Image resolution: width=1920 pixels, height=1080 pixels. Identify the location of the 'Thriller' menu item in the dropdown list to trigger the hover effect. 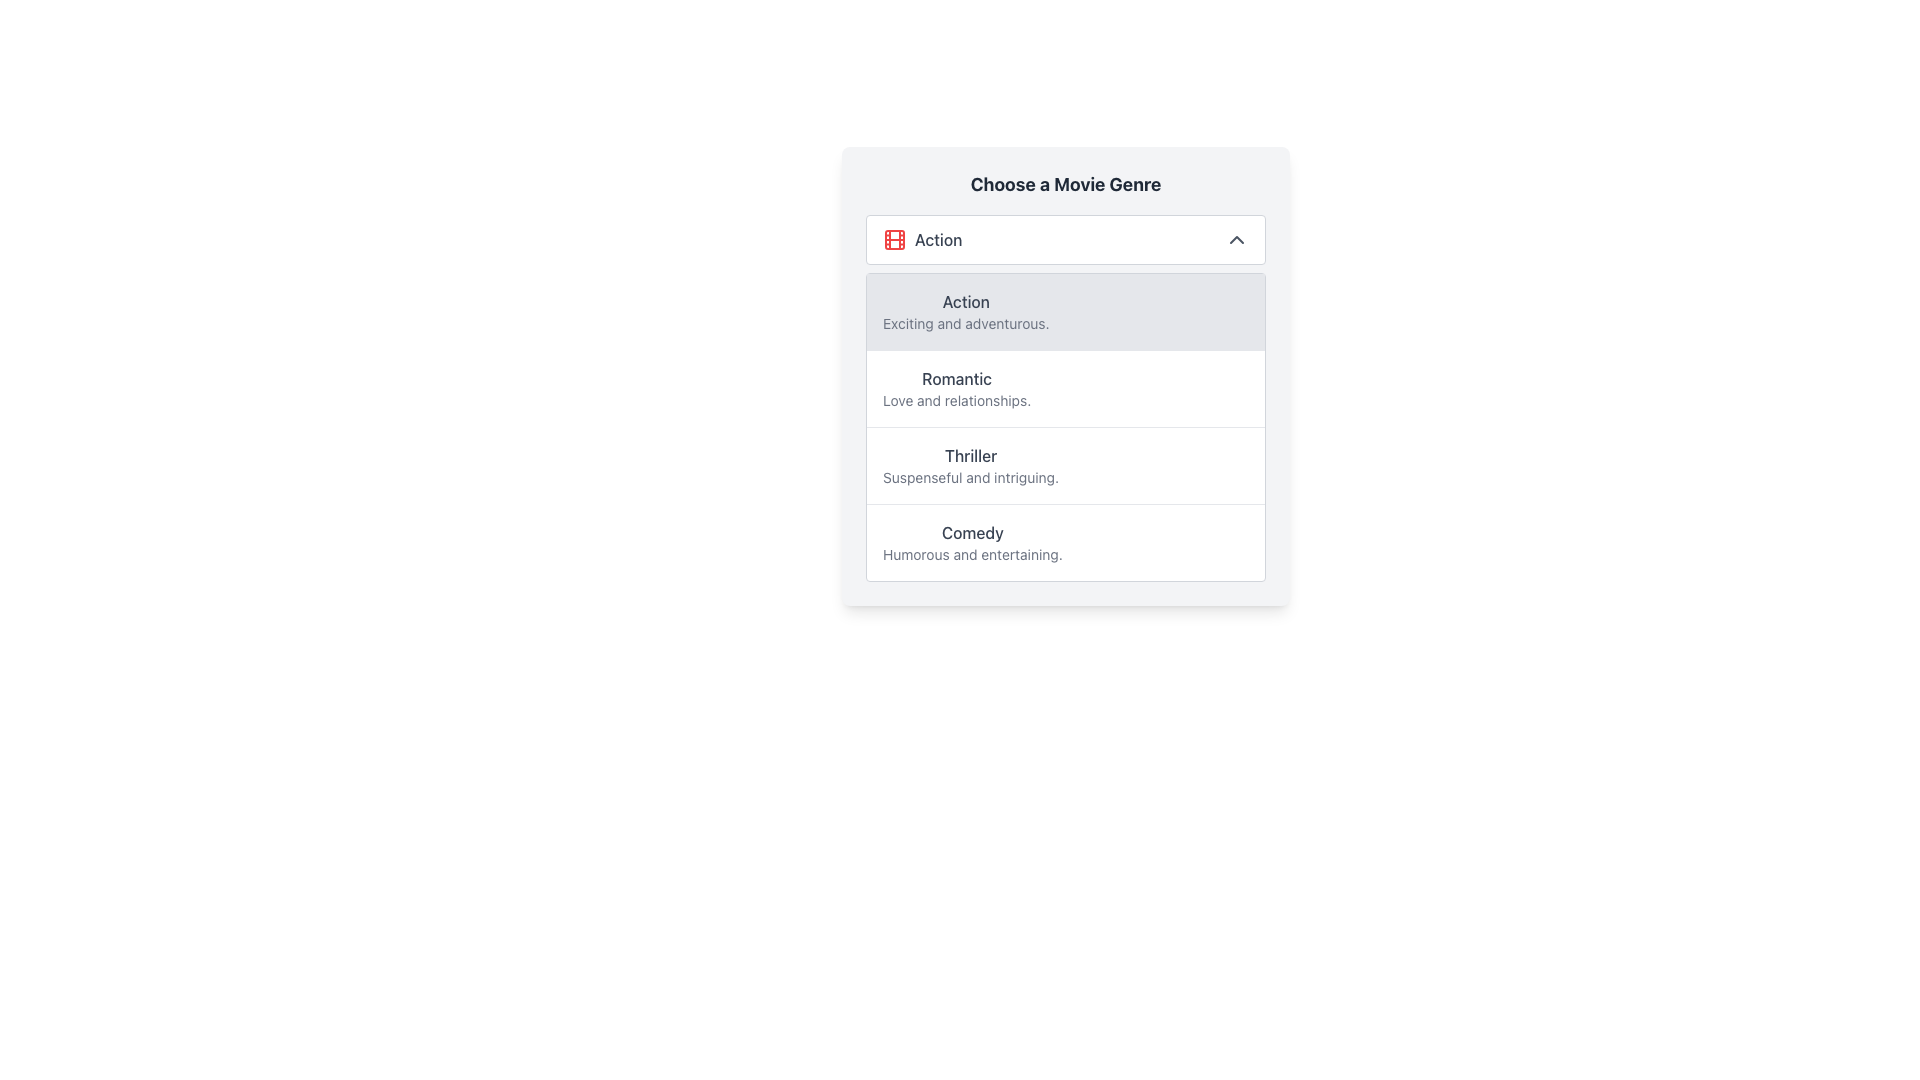
(1064, 465).